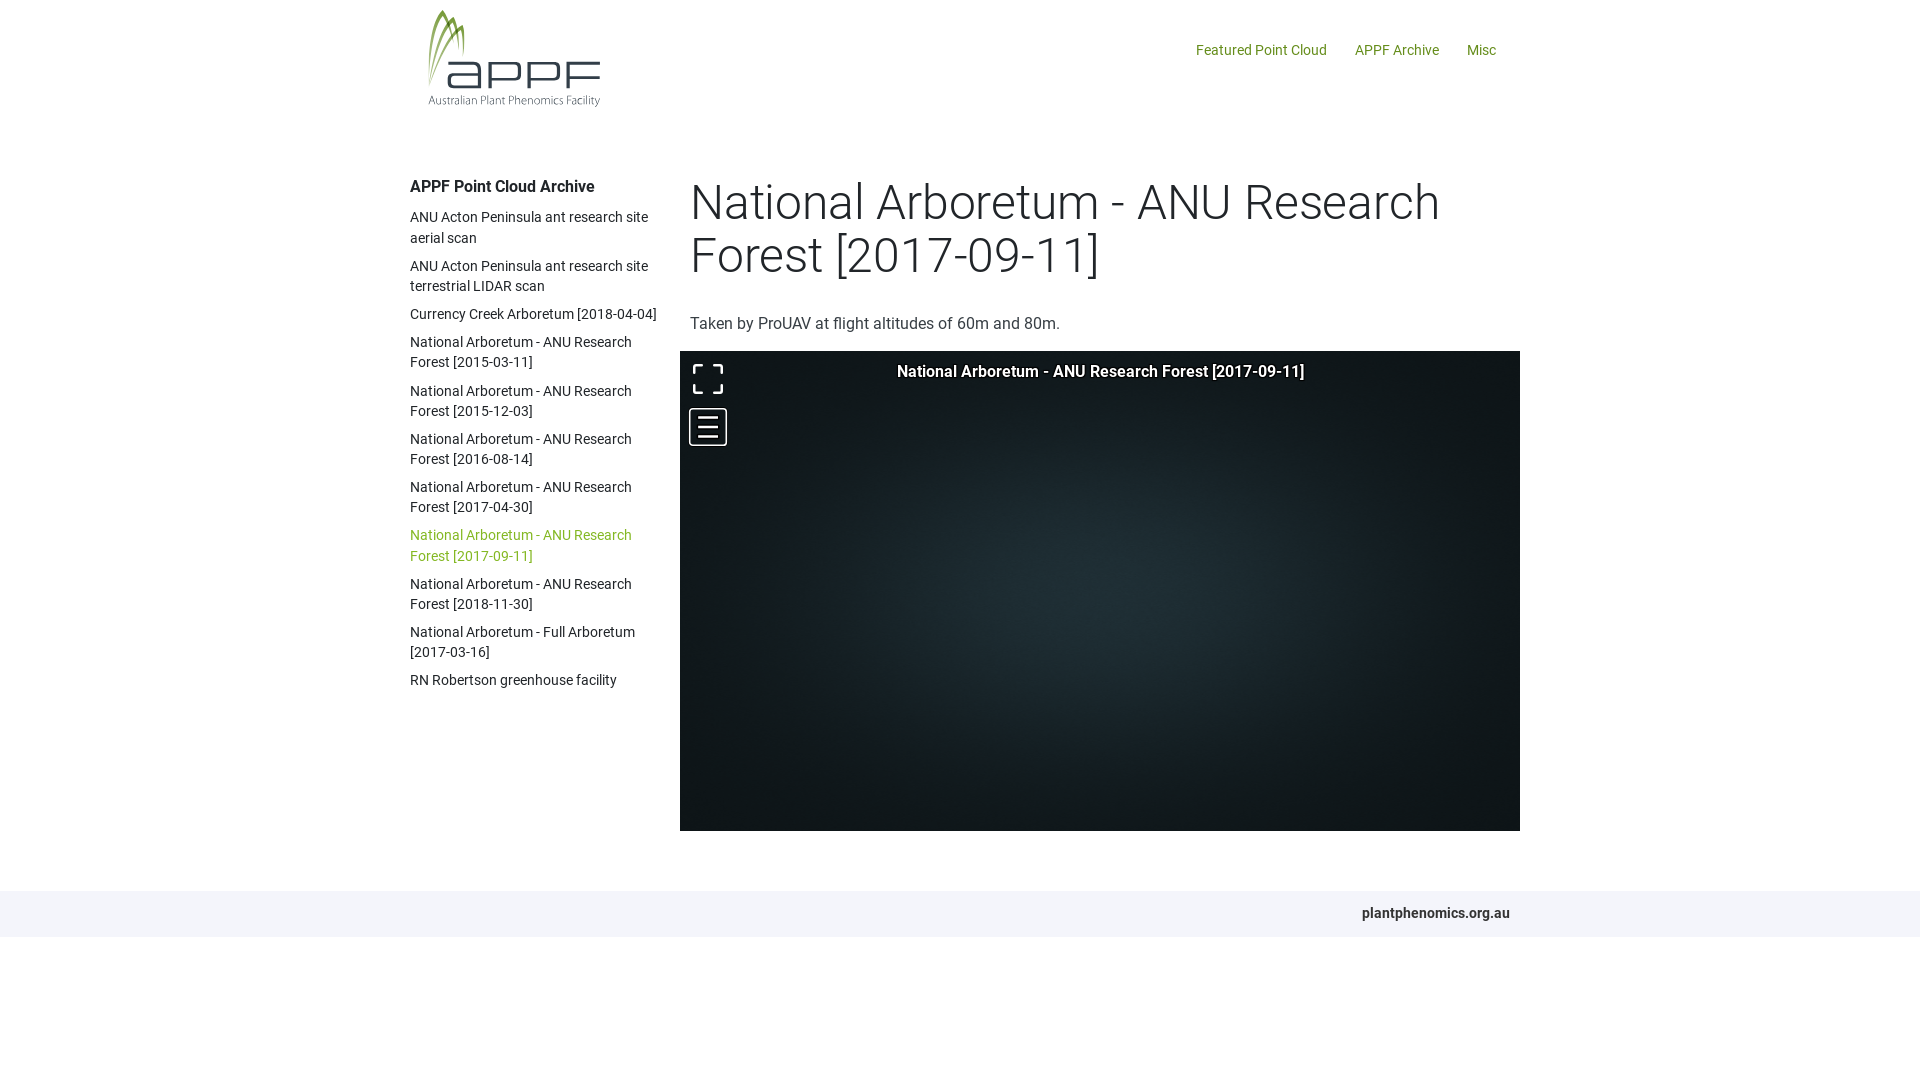 The height and width of the screenshot is (1080, 1920). Describe the element at coordinates (408, 496) in the screenshot. I see `'National Arboretum - ANU Research Forest [2017-04-30]'` at that location.